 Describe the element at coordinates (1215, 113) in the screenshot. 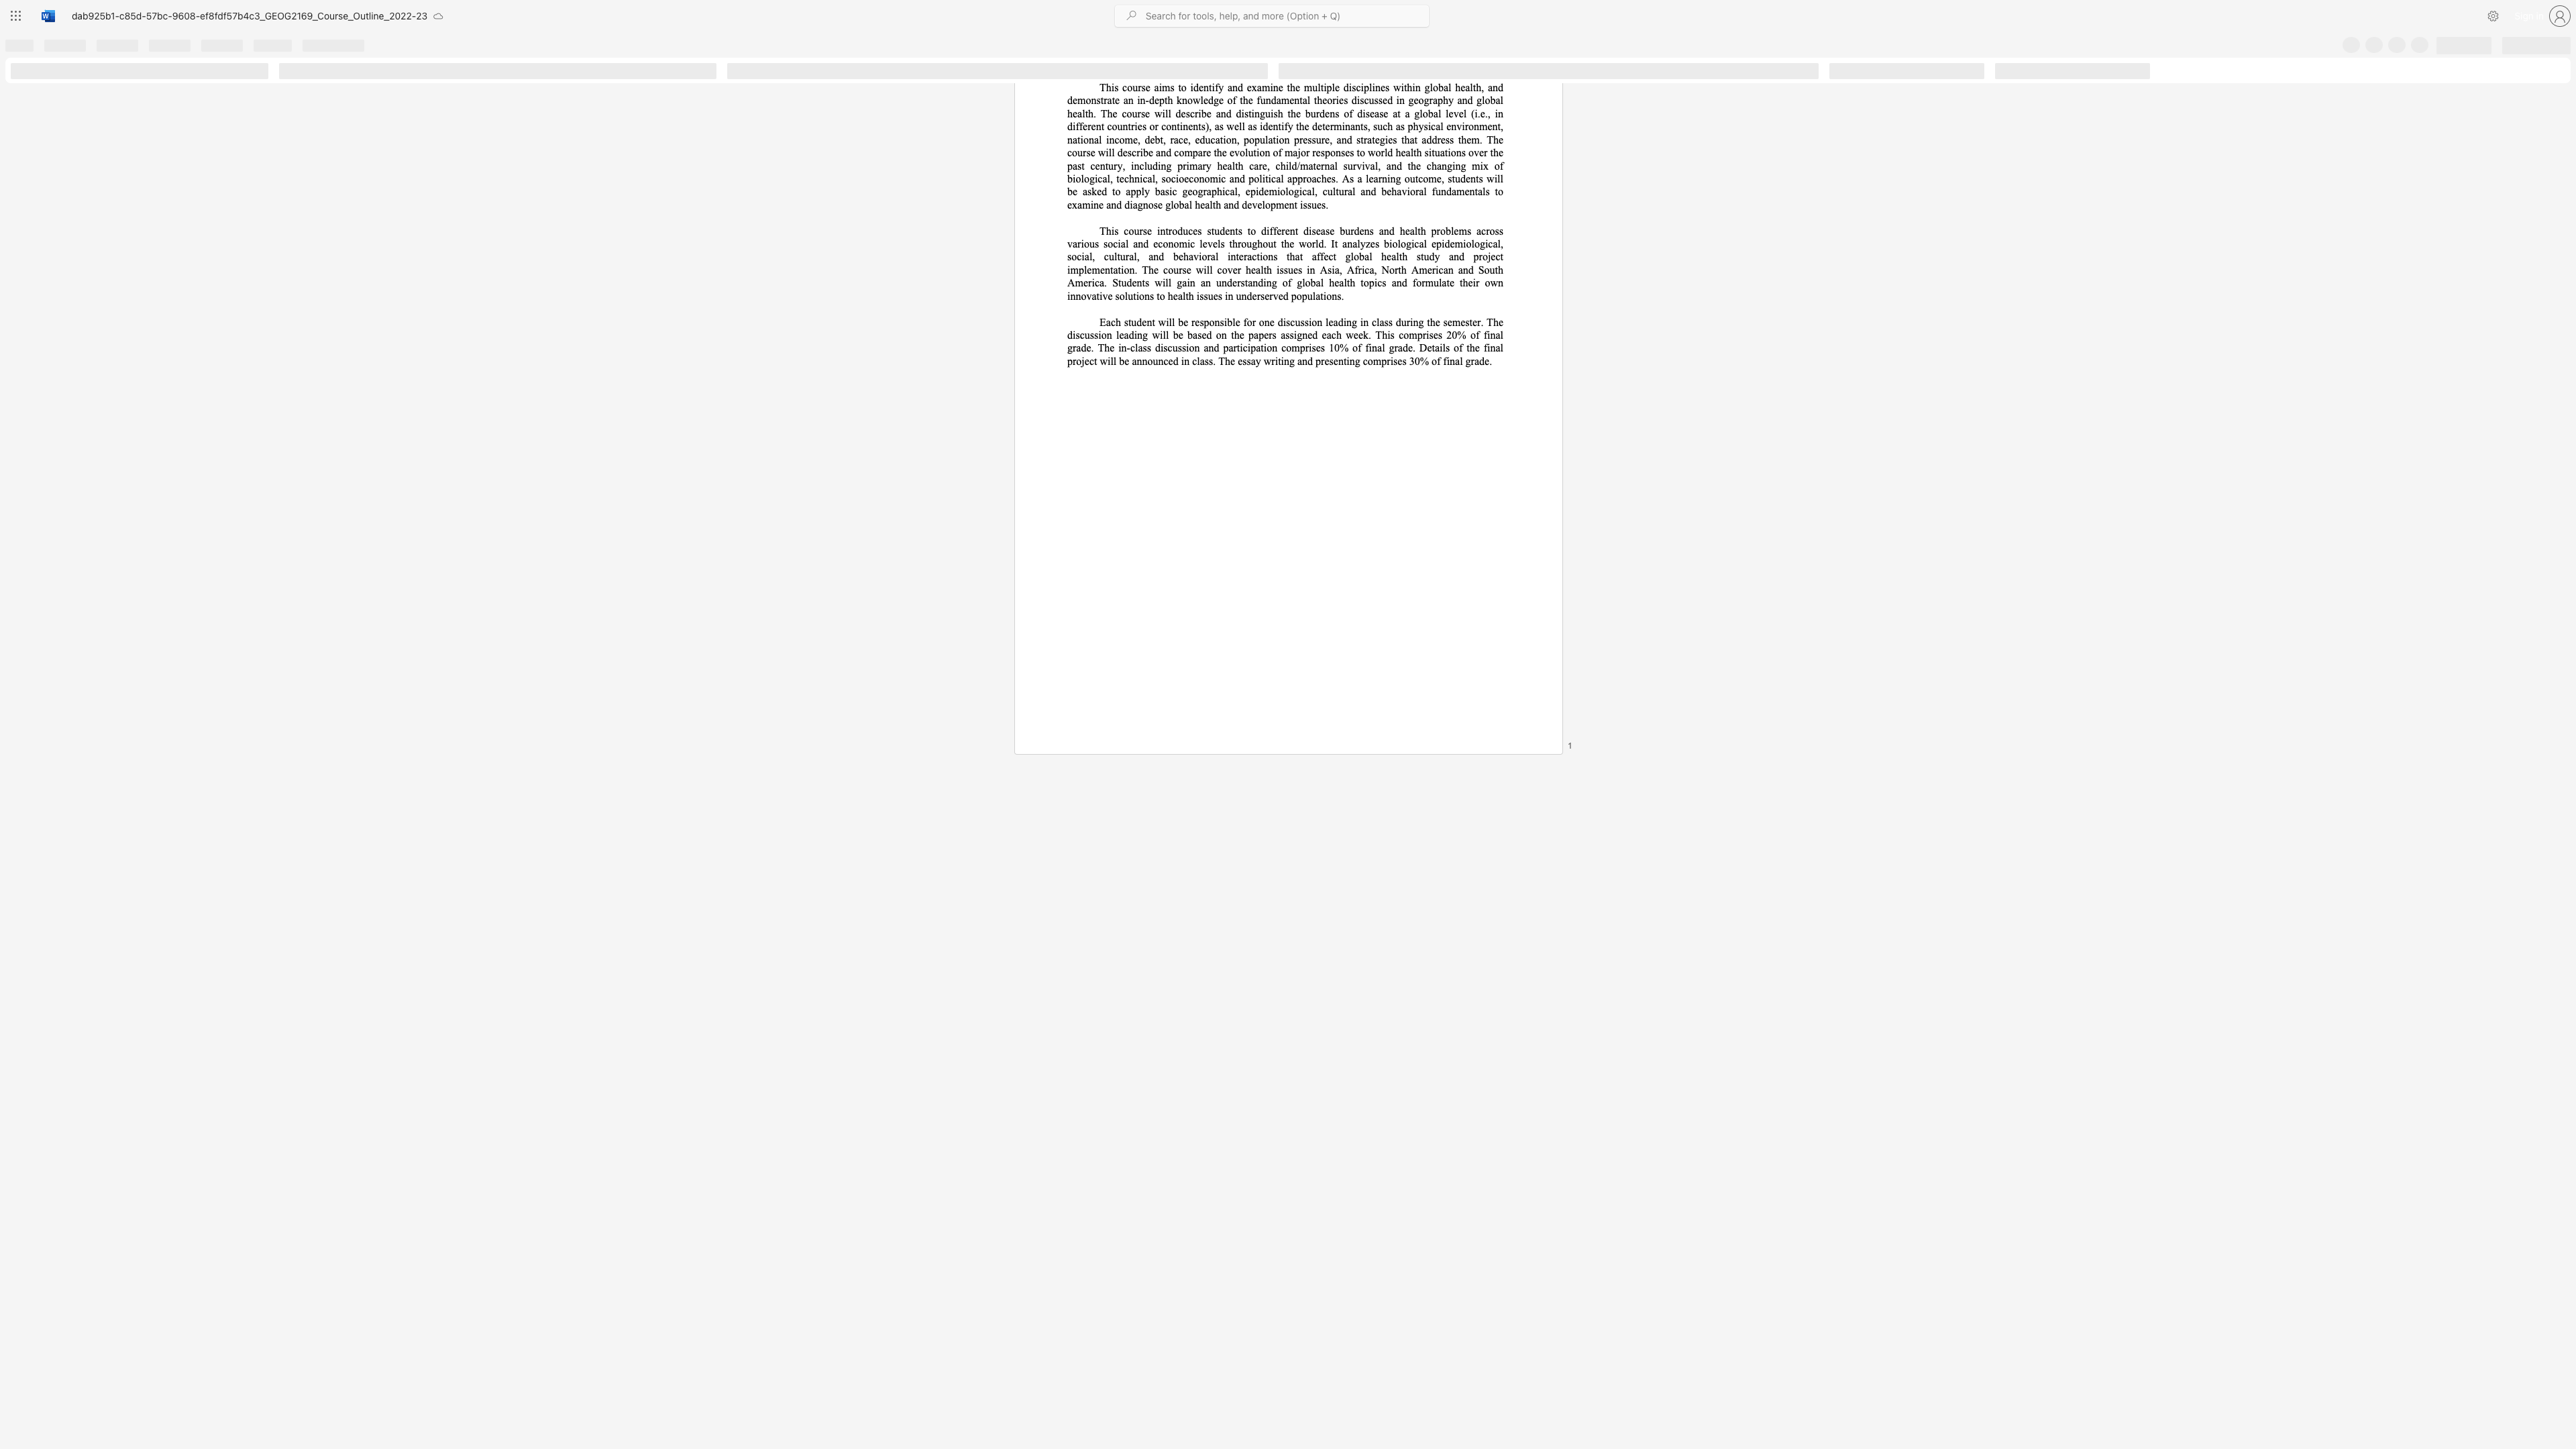

I see `the subset text "and distinguish the burdens of disease at a glo" within the text "This course aims to identify and examine the multiple disciplines within global health, and demonstrate an in-depth knowledge of the fundamental theories discussed in geography and global health. The course will describe and distinguish the burdens of disease at a global level (i.e., in different"` at that location.